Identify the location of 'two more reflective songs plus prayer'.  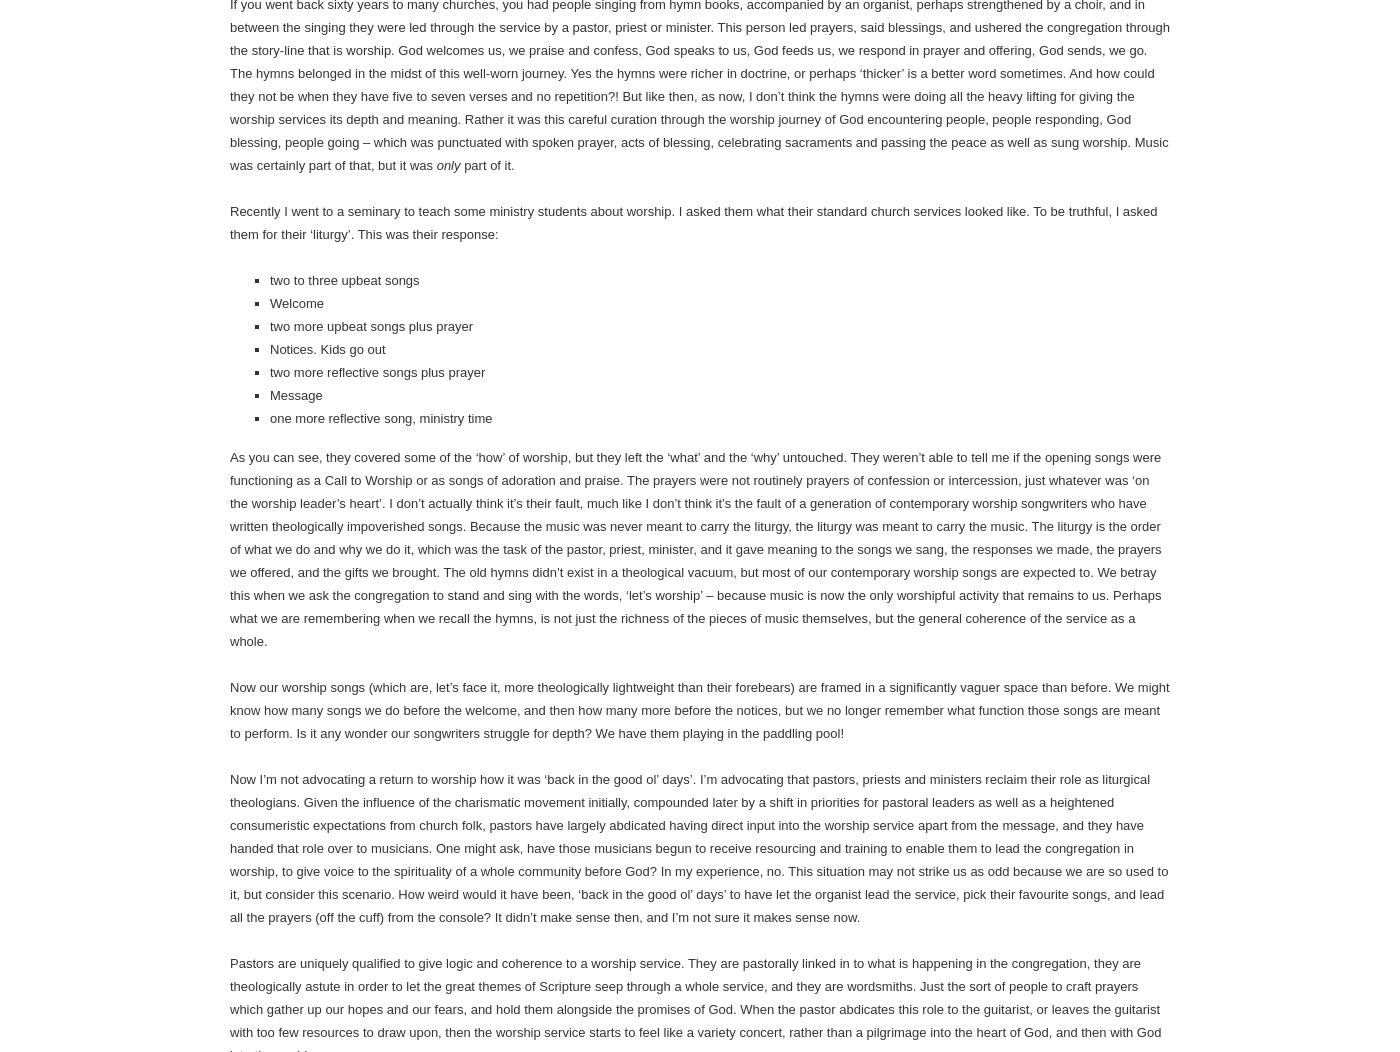
(377, 372).